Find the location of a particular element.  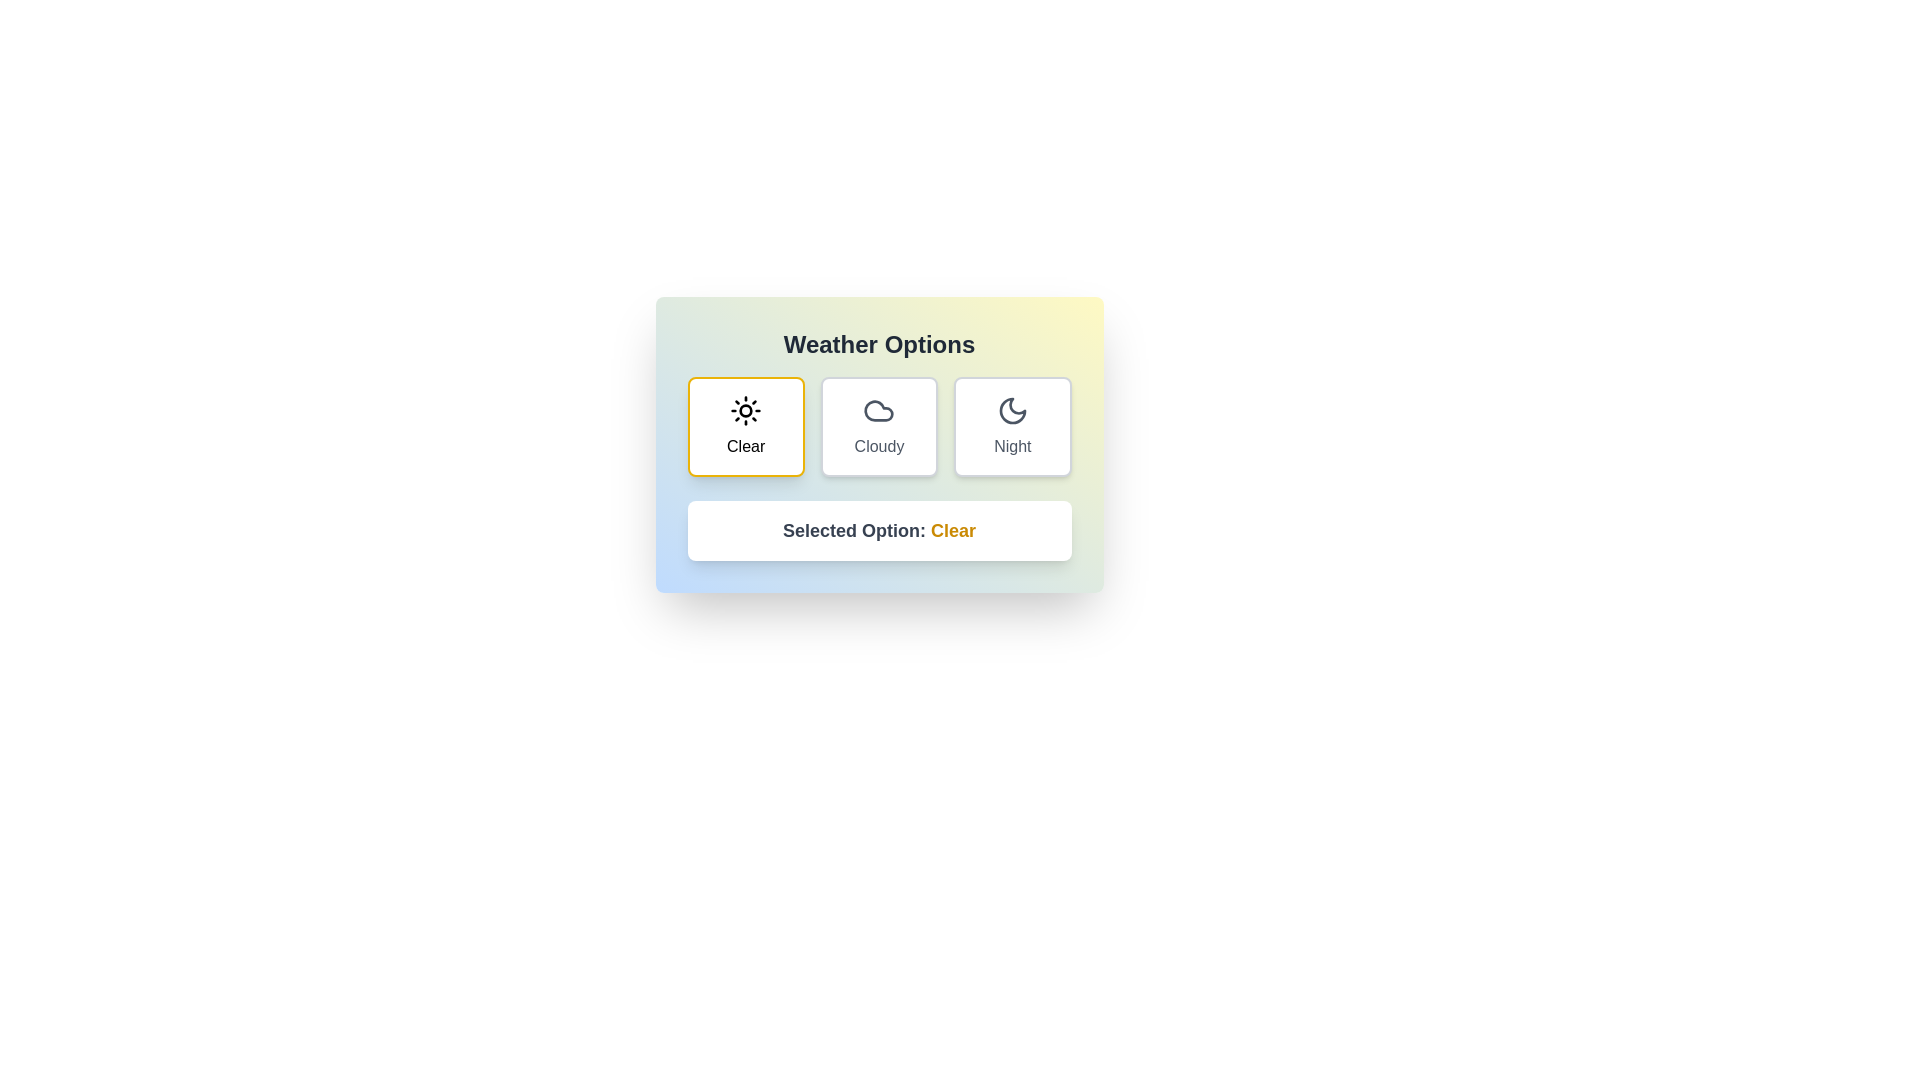

text content of the label displaying 'Clear' within the weather options card, which is located on the leftmost side of the three-icon weather selection interface is located at coordinates (745, 446).